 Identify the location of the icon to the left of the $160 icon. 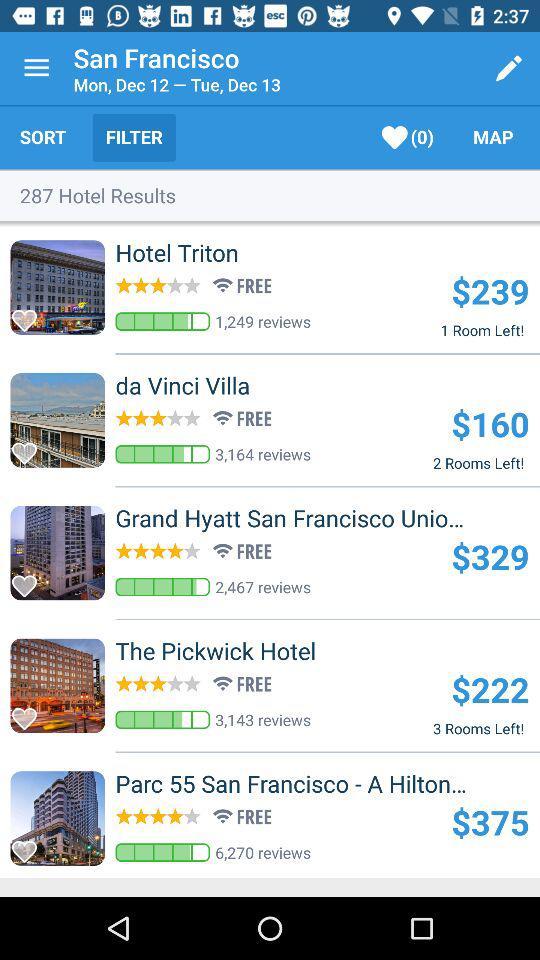
(214, 384).